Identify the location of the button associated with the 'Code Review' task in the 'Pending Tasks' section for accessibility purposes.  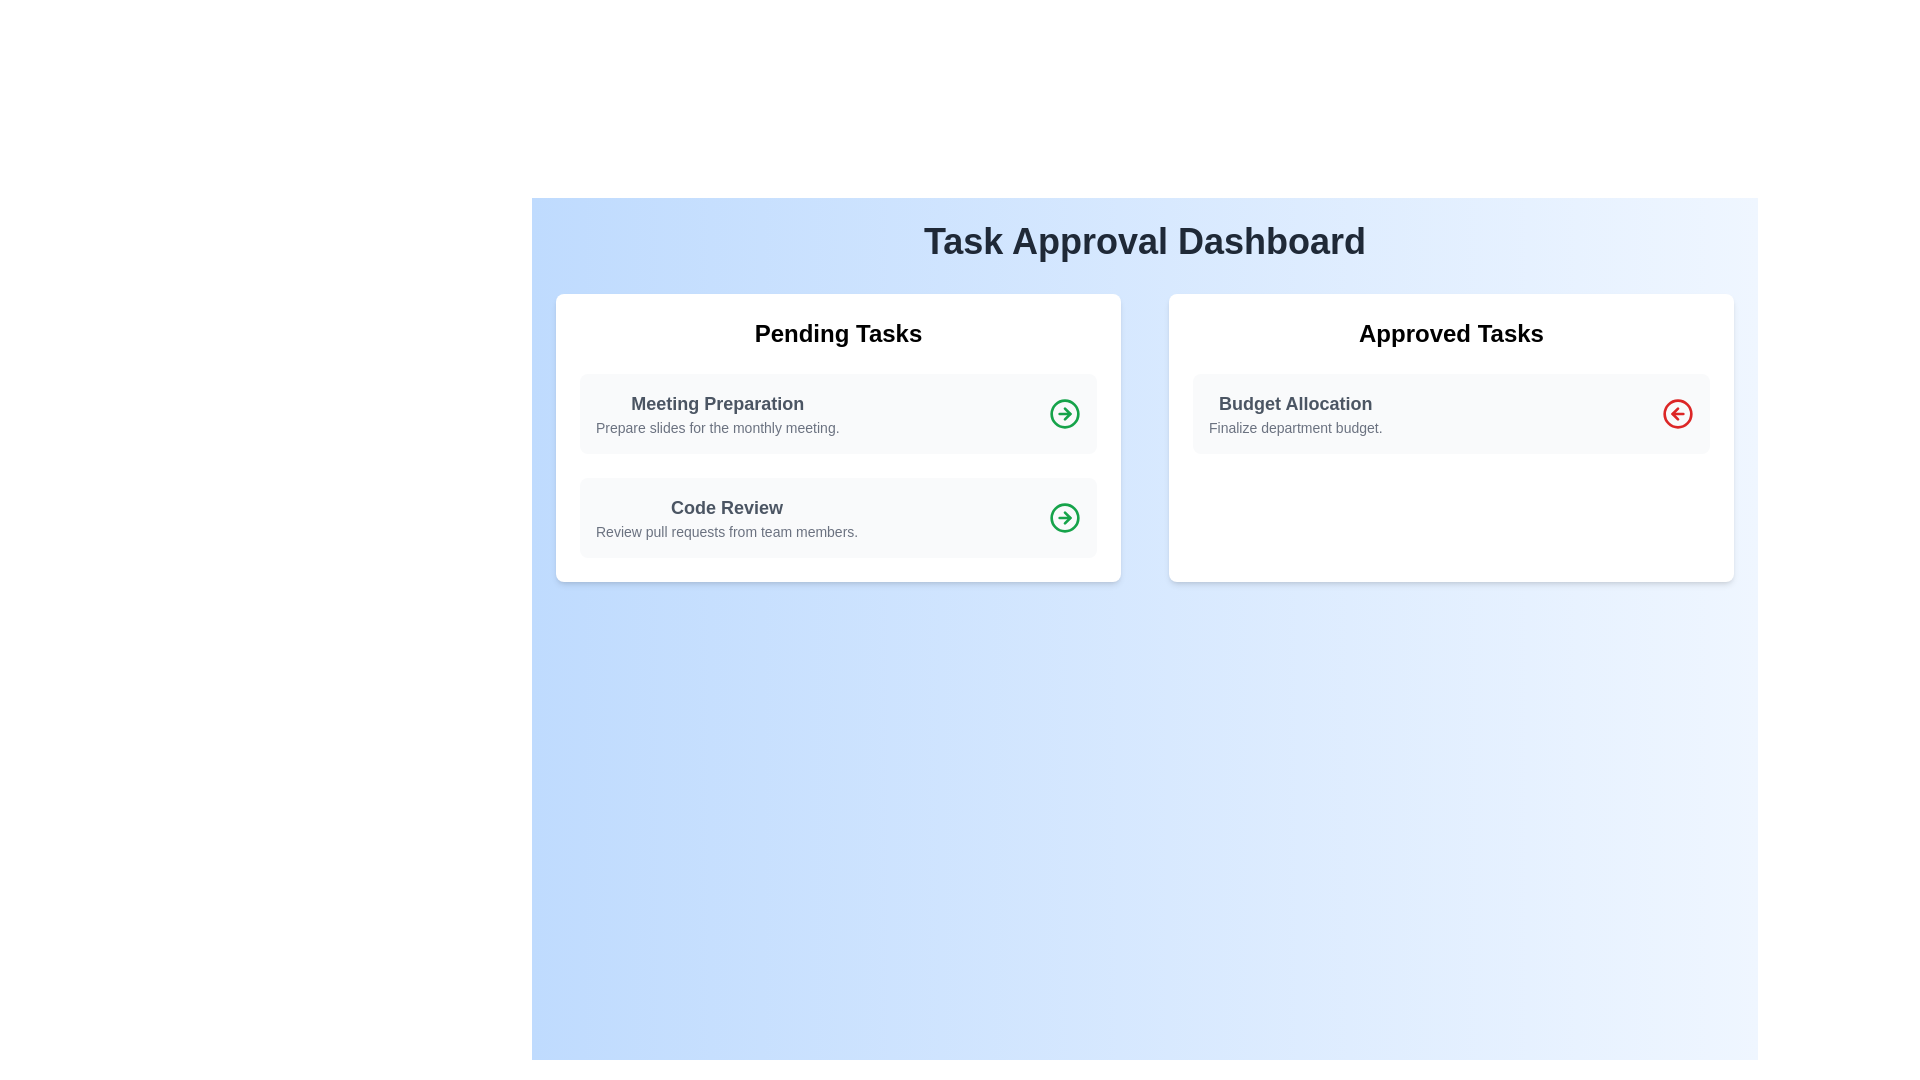
(1064, 515).